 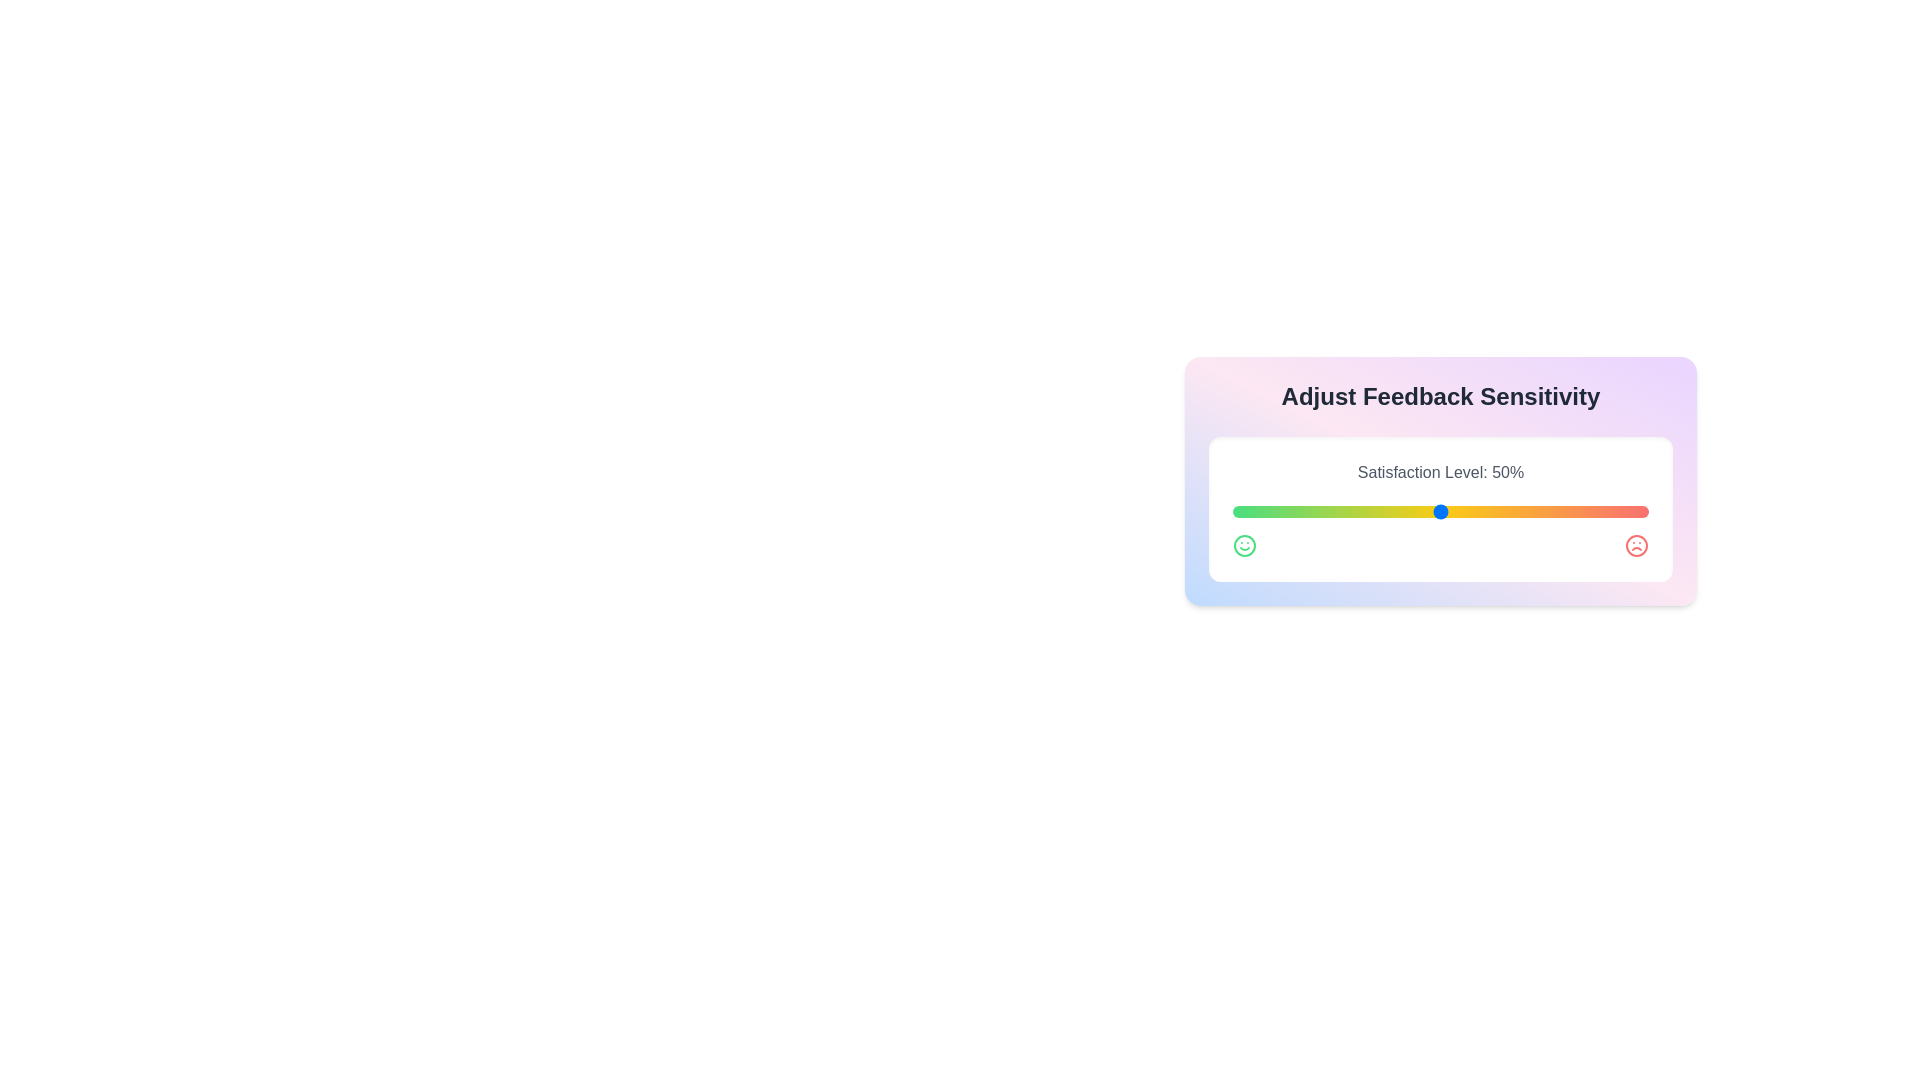 What do you see at coordinates (1636, 546) in the screenshot?
I see `the frown icon to indicate dissatisfaction` at bounding box center [1636, 546].